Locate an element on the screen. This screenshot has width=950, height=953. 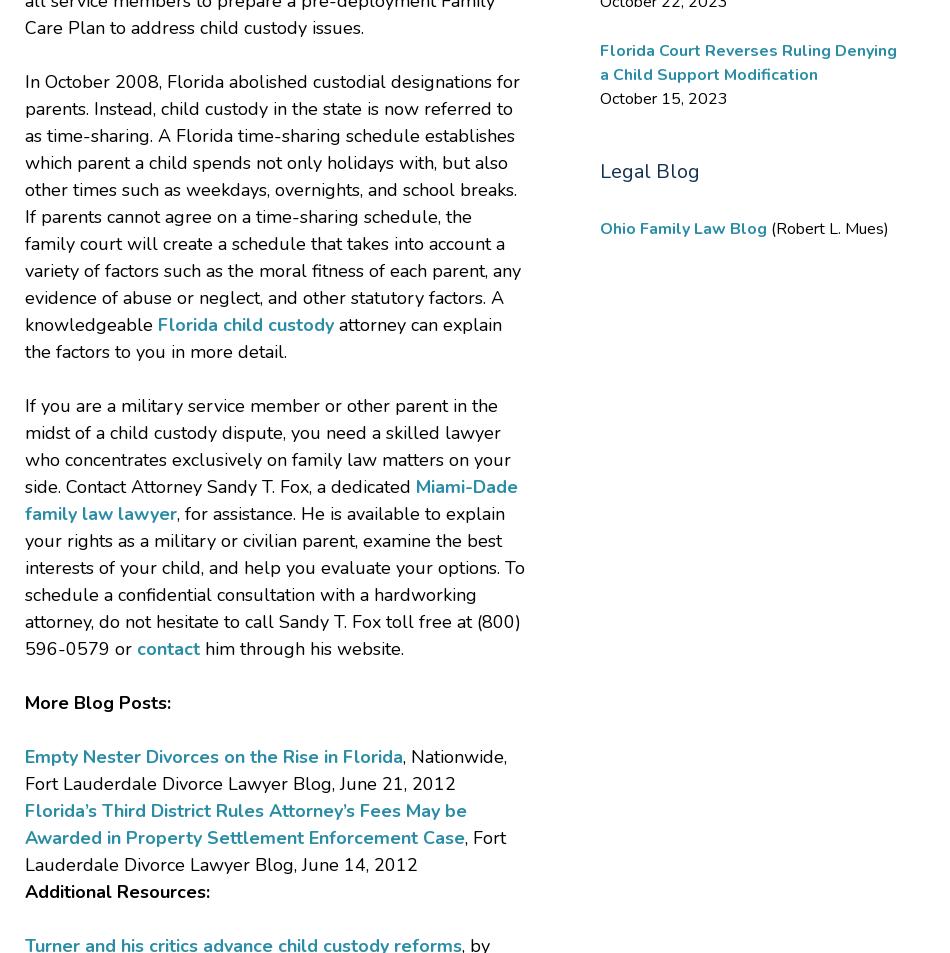
'October 15, 2023' is located at coordinates (663, 98).